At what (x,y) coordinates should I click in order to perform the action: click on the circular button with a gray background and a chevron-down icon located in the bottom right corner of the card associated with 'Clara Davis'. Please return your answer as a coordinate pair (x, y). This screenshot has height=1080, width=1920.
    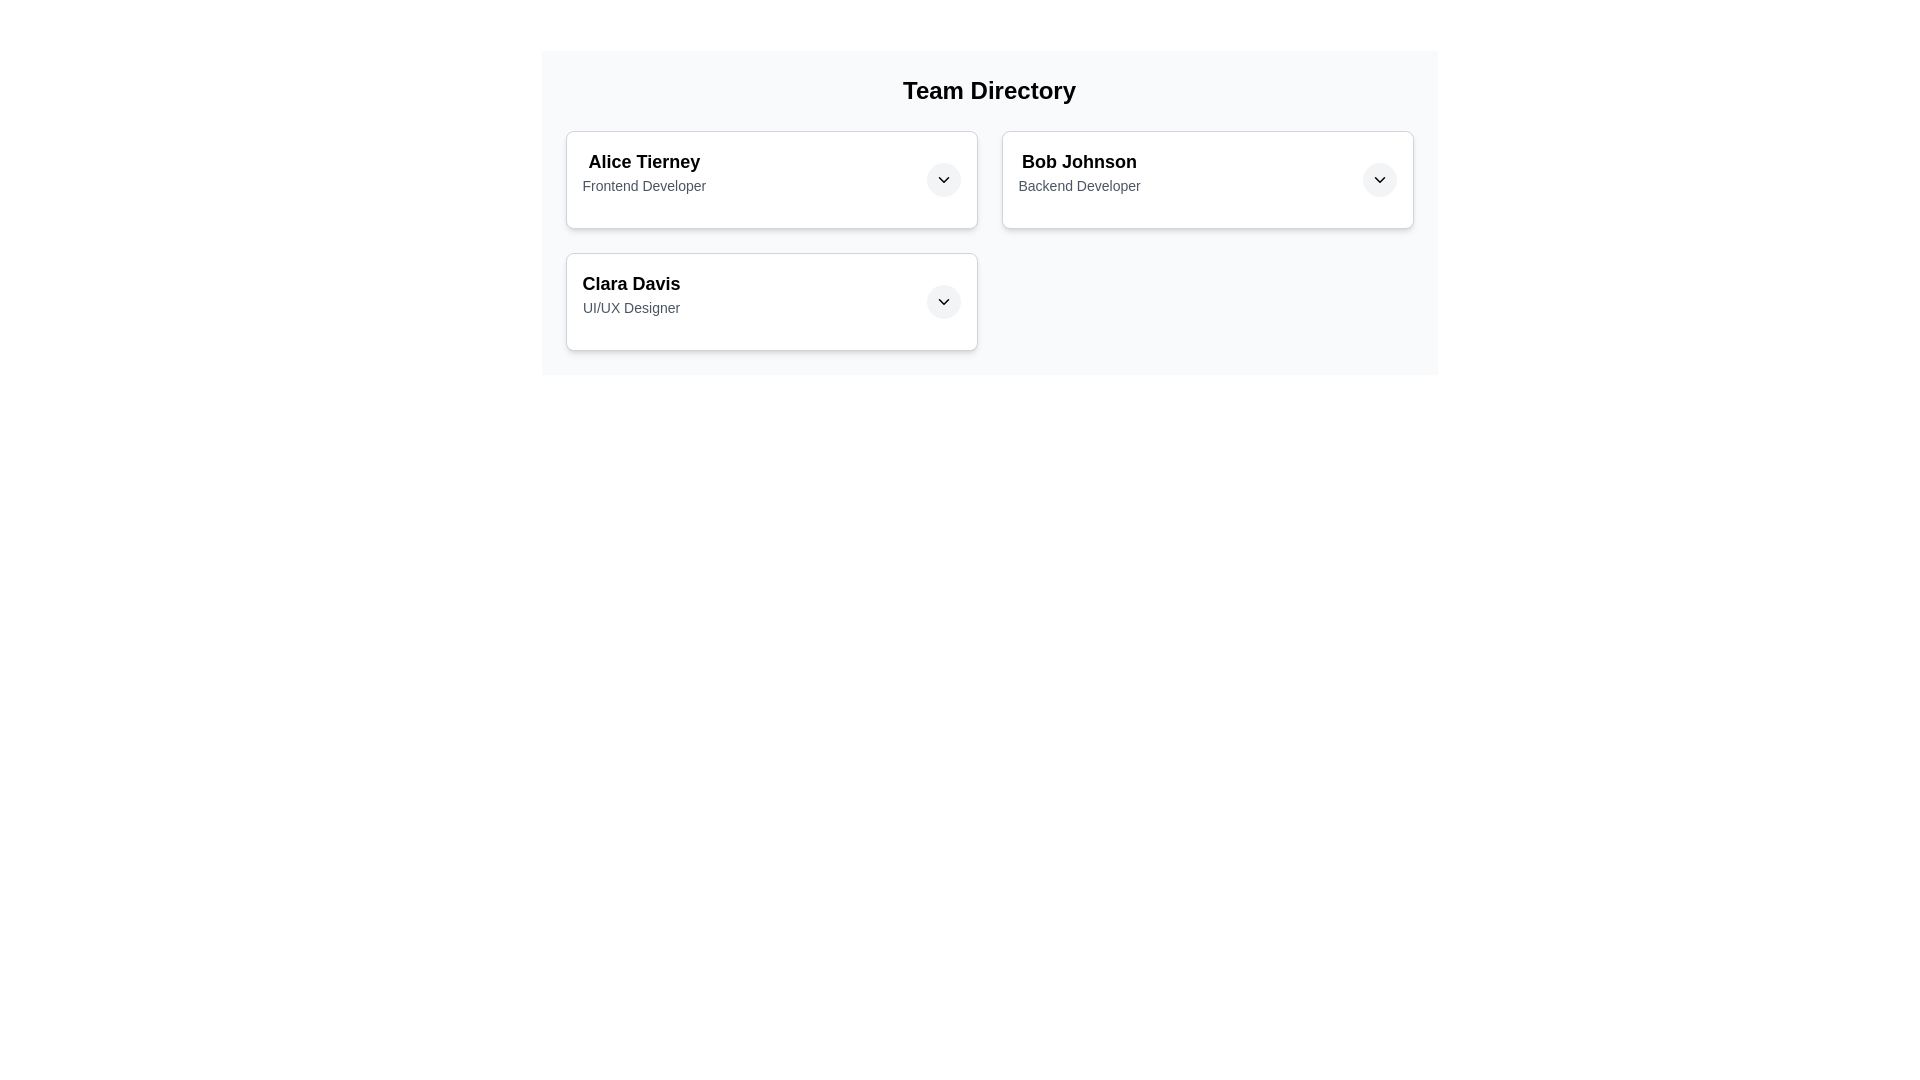
    Looking at the image, I should click on (942, 301).